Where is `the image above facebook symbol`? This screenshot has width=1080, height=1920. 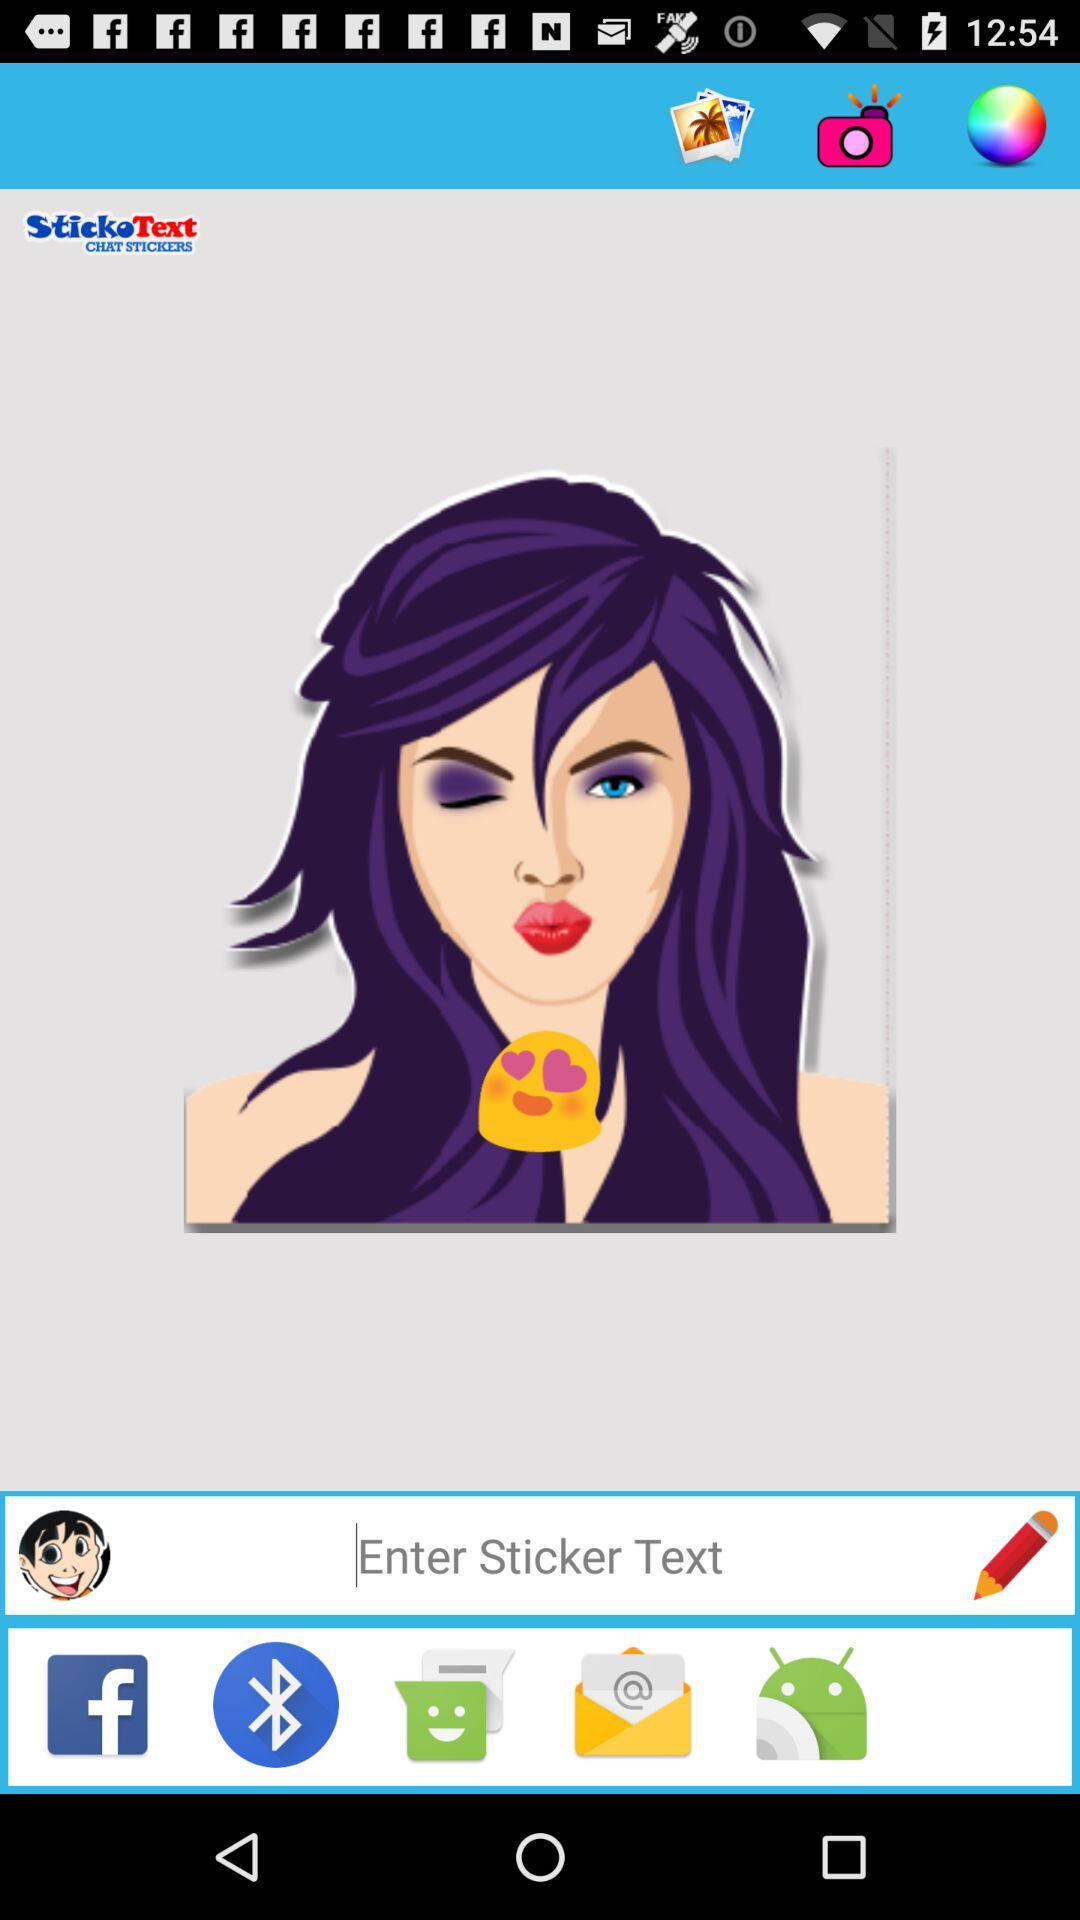
the image above facebook symbol is located at coordinates (63, 1554).